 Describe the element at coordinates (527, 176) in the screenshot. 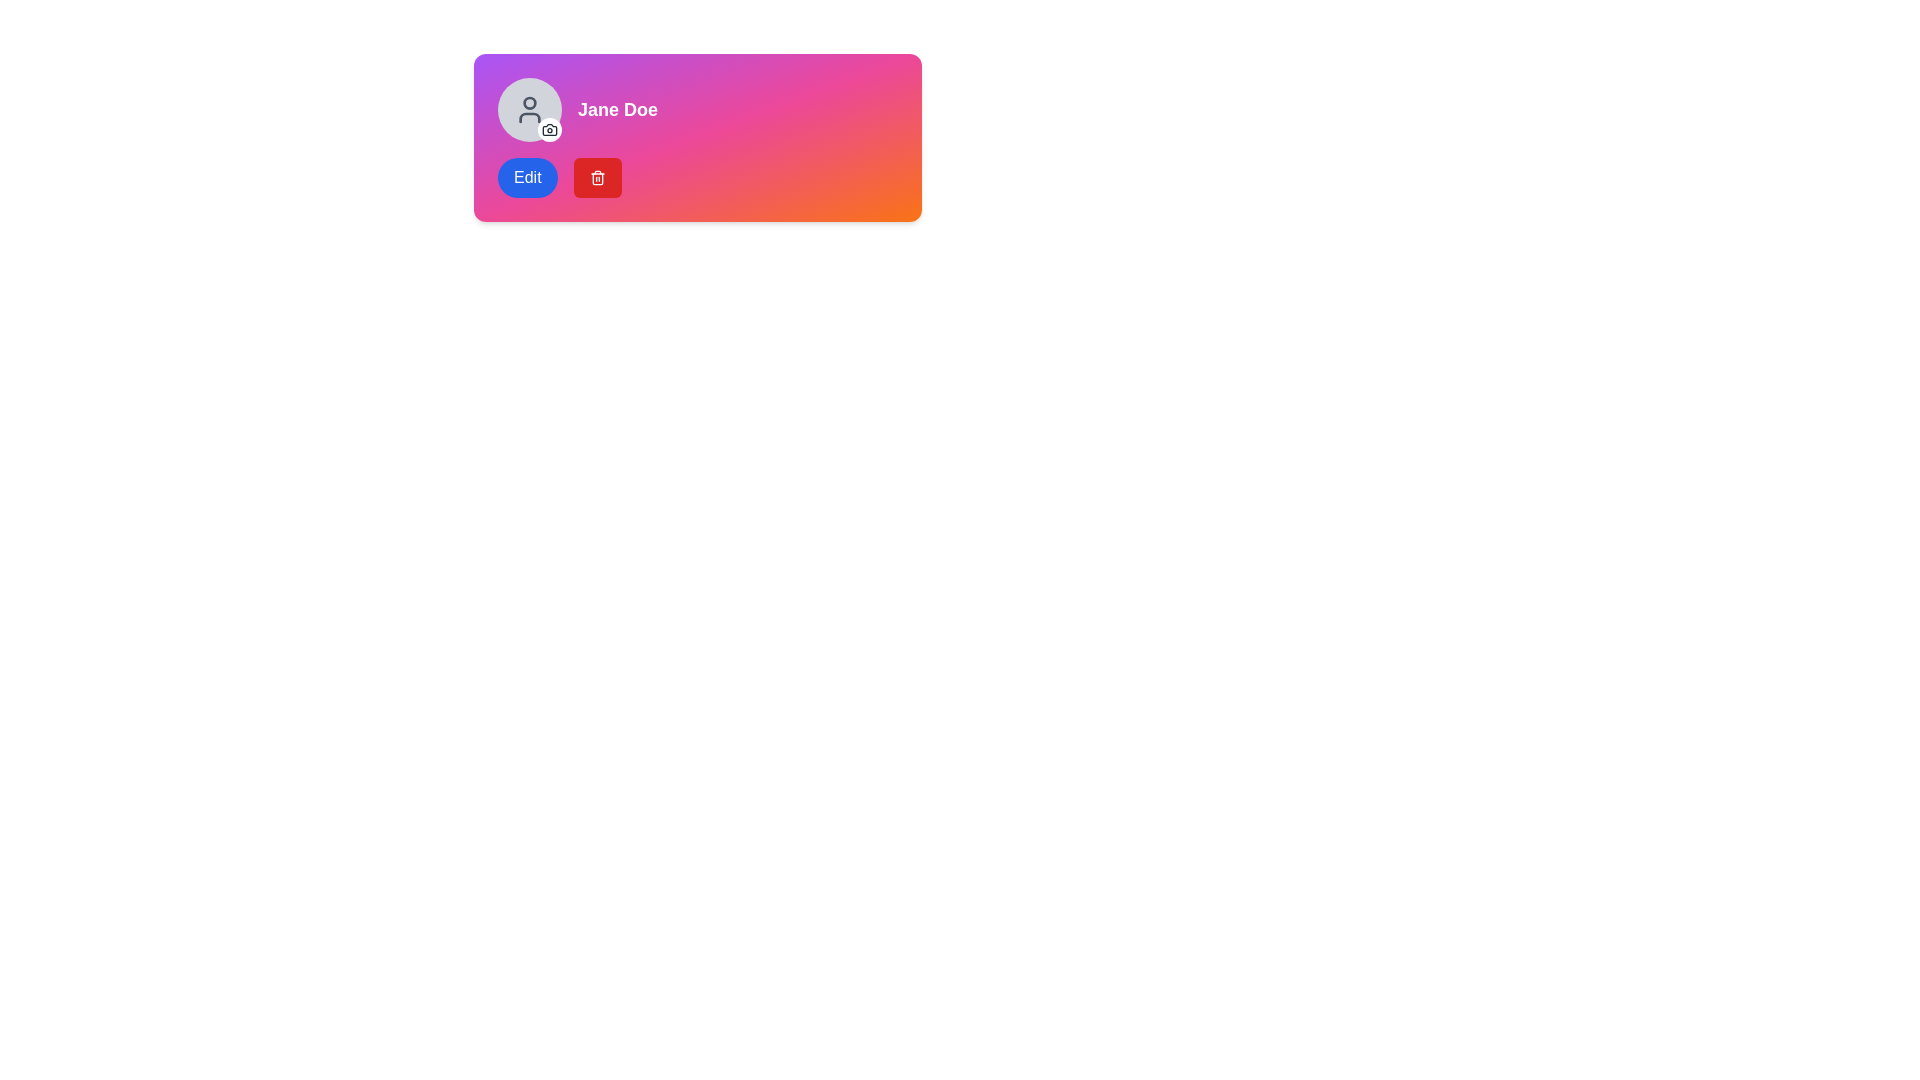

I see `the 'Edit' button` at that location.